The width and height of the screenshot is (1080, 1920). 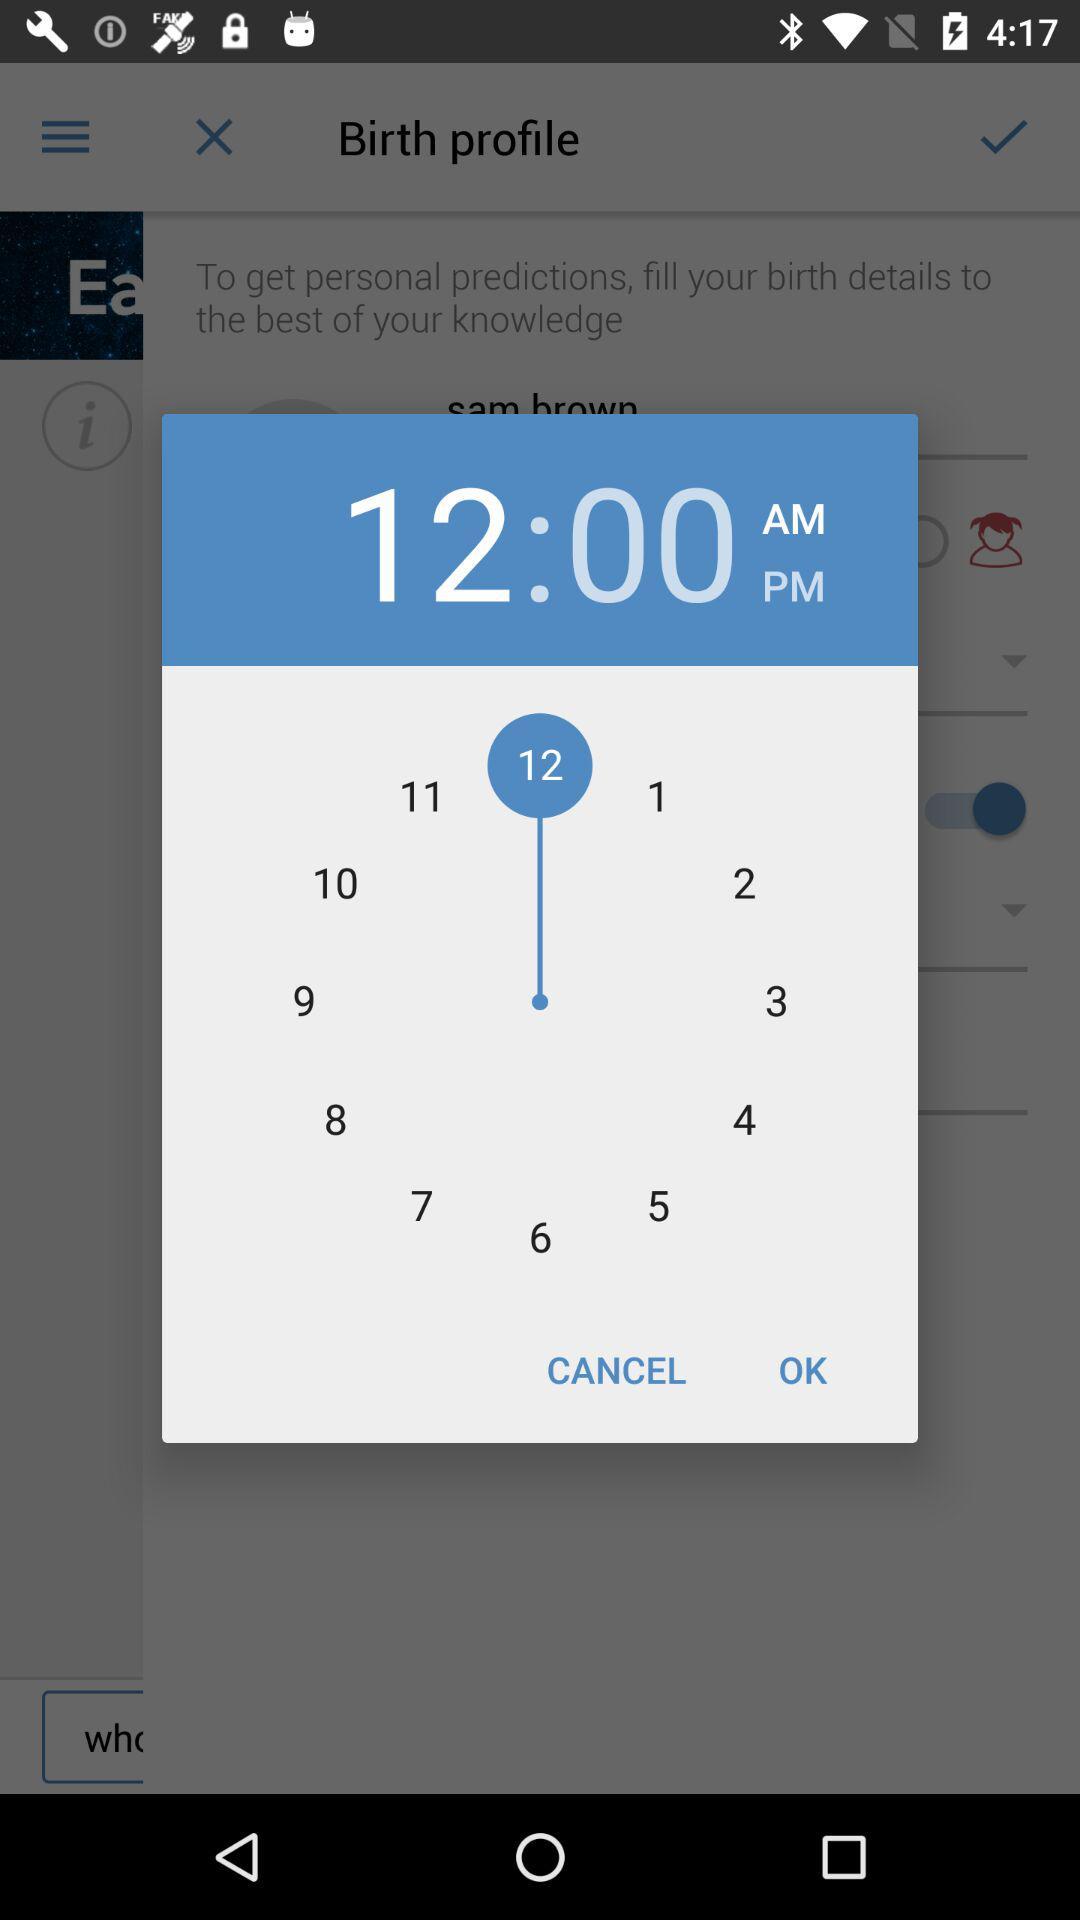 What do you see at coordinates (793, 512) in the screenshot?
I see `the am icon` at bounding box center [793, 512].